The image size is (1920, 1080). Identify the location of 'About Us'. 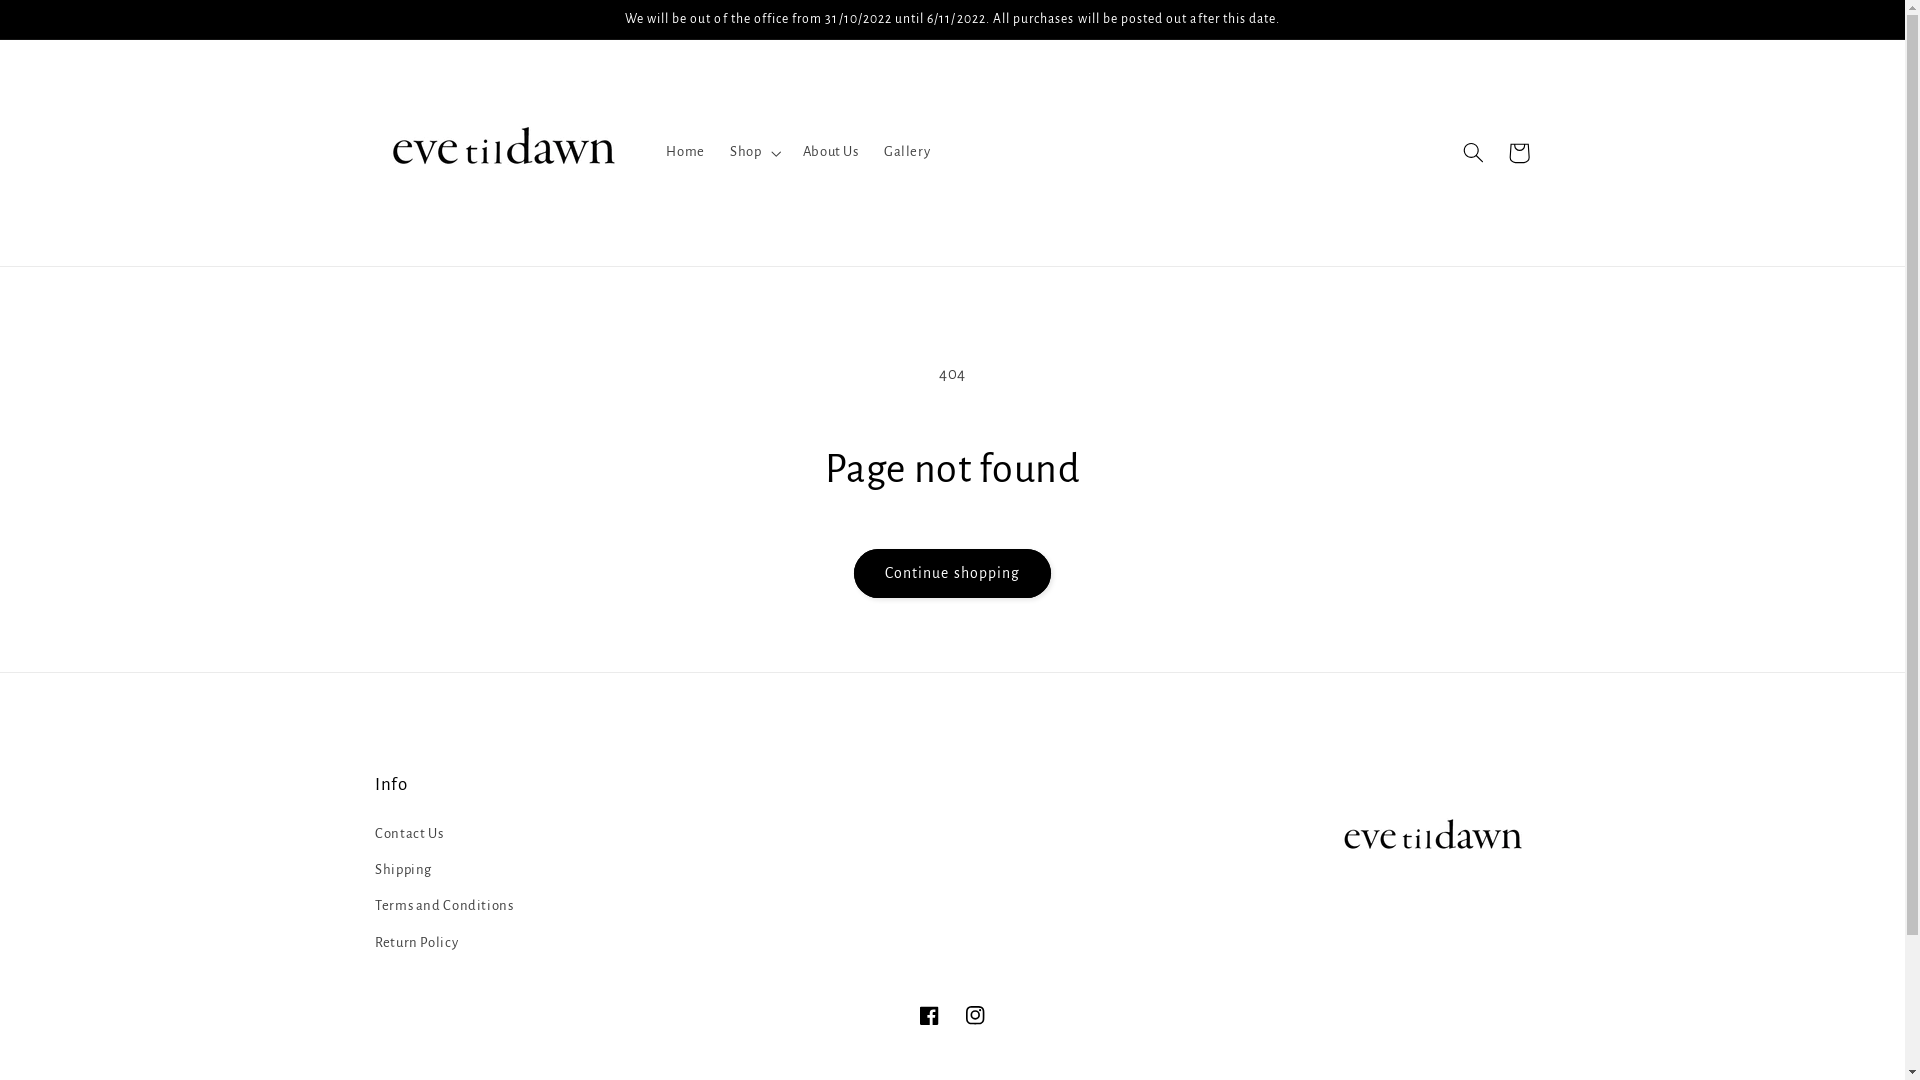
(830, 152).